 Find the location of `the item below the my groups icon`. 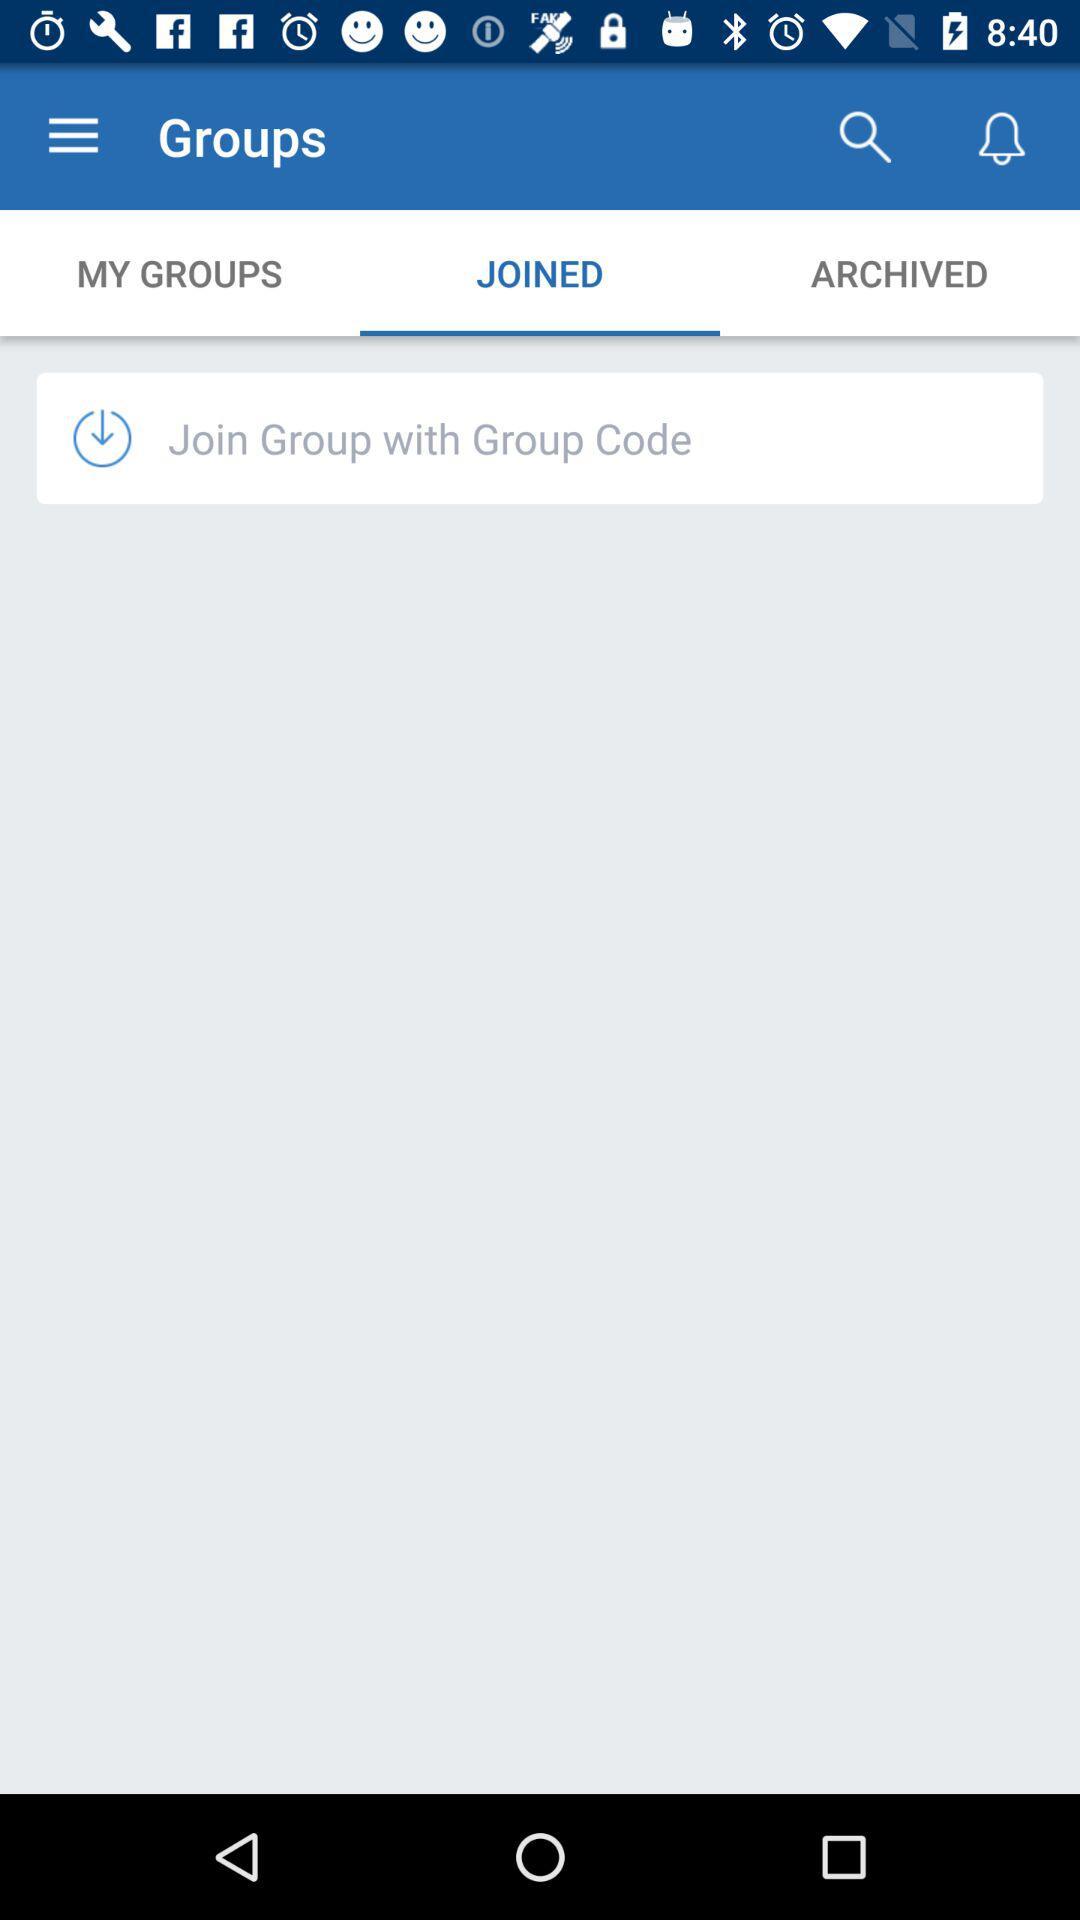

the item below the my groups icon is located at coordinates (429, 436).